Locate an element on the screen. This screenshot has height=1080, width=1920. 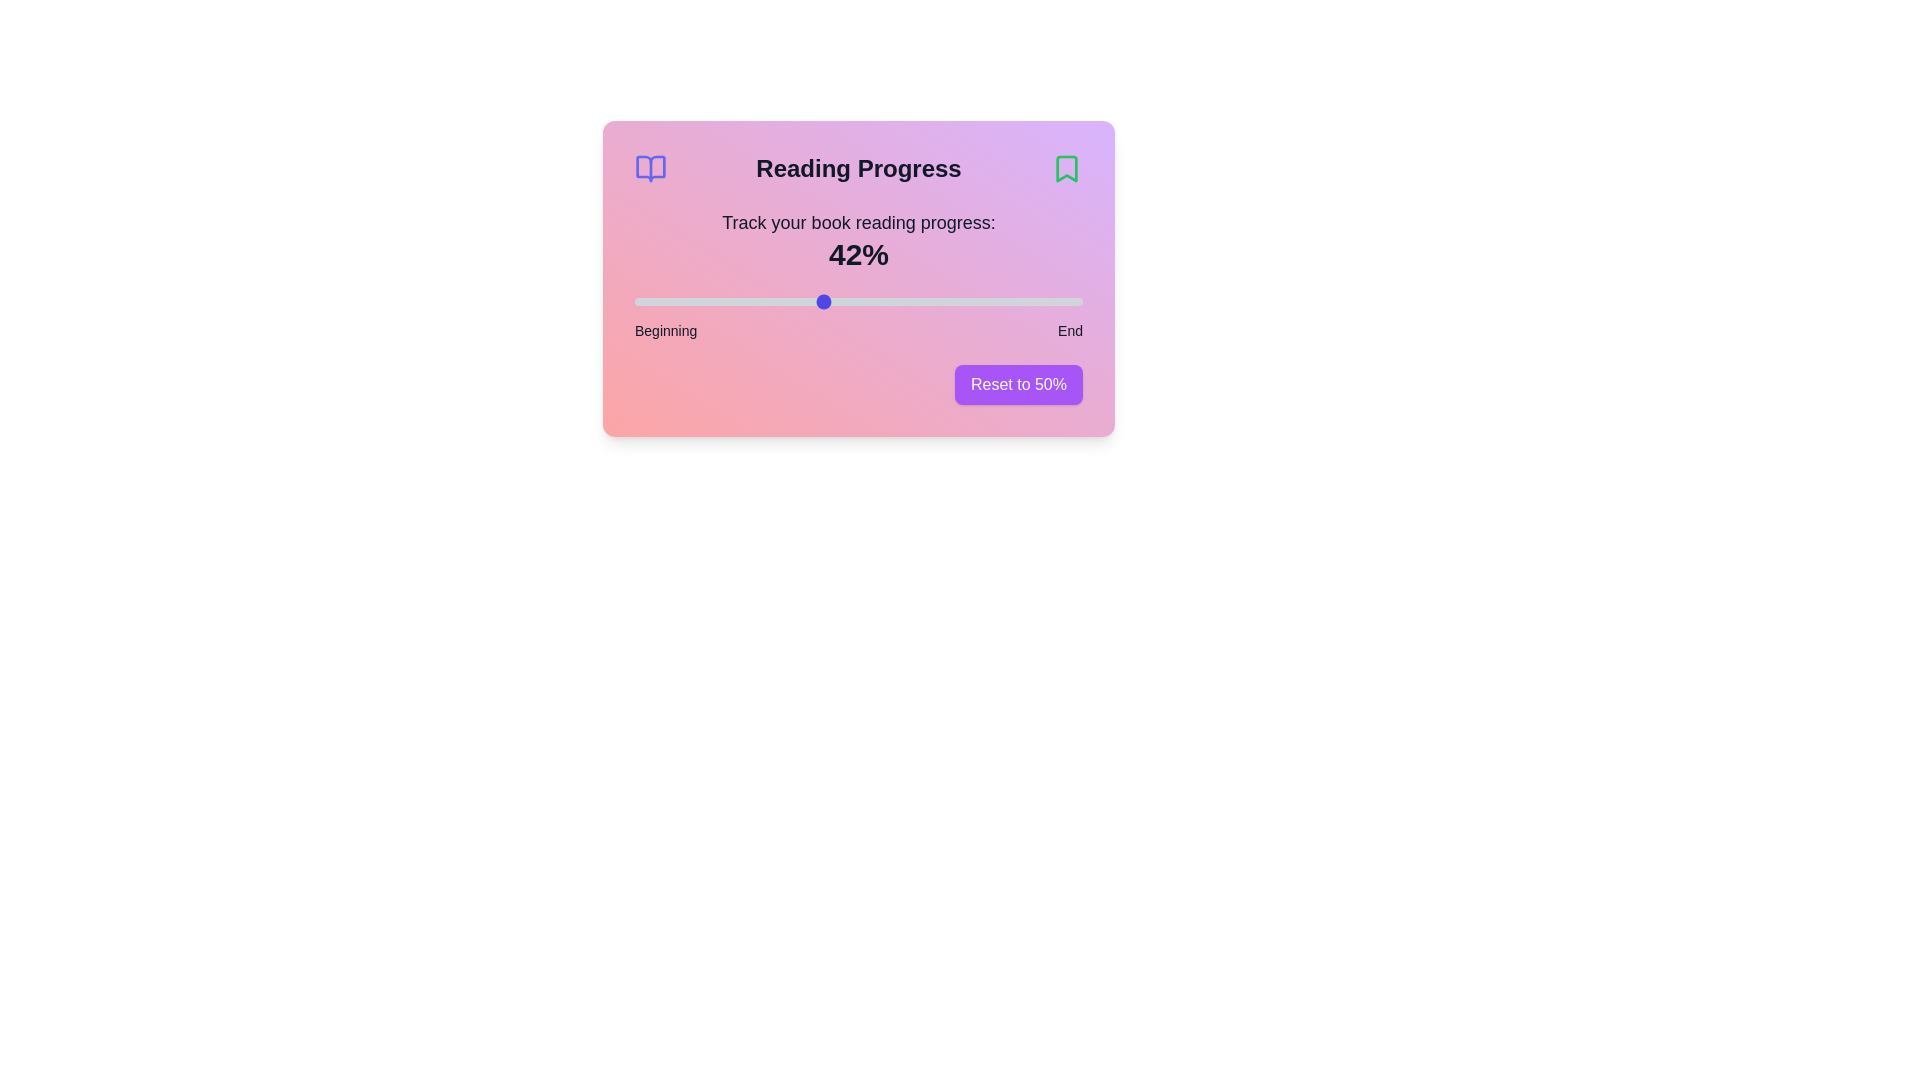
the reading progress slider to 26% is located at coordinates (750, 301).